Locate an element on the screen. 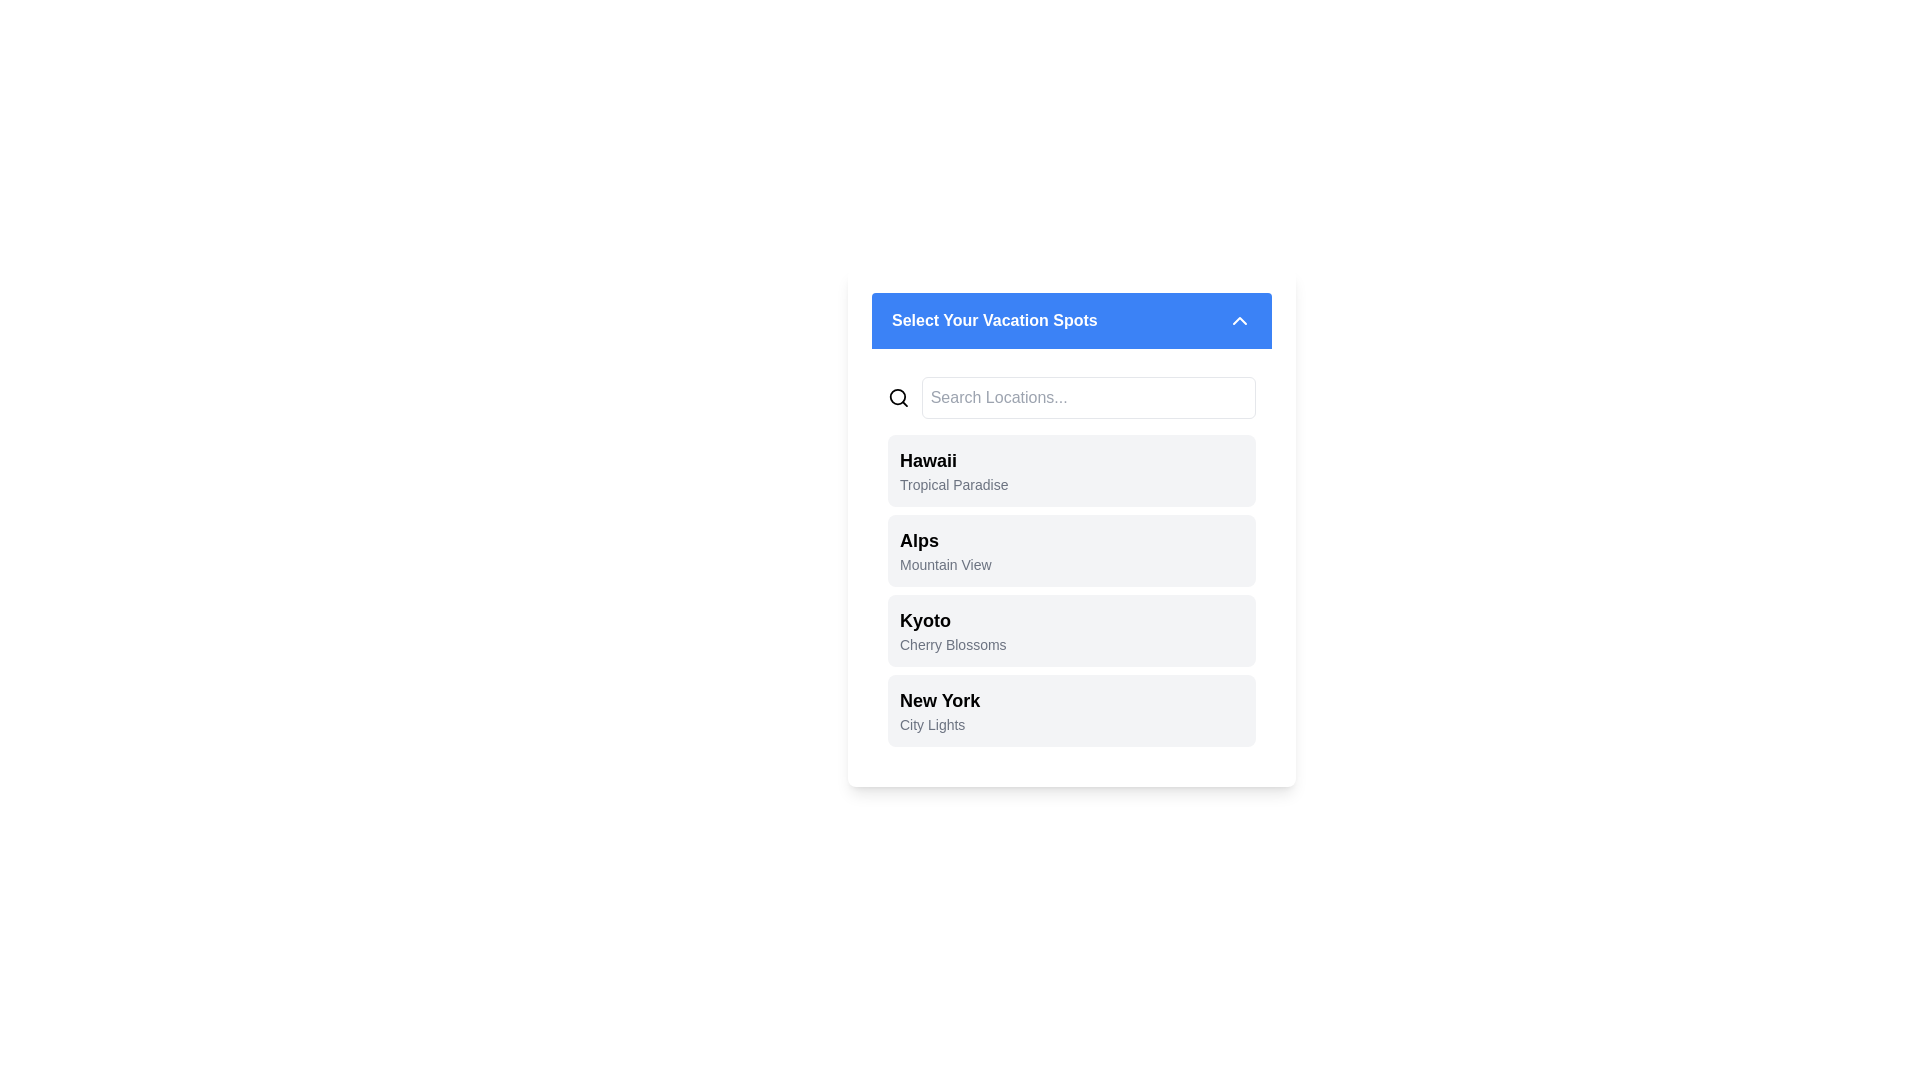  the Static Text element displaying 'Mountain View', which is located beneath the title 'Alps' in a gray font is located at coordinates (944, 564).